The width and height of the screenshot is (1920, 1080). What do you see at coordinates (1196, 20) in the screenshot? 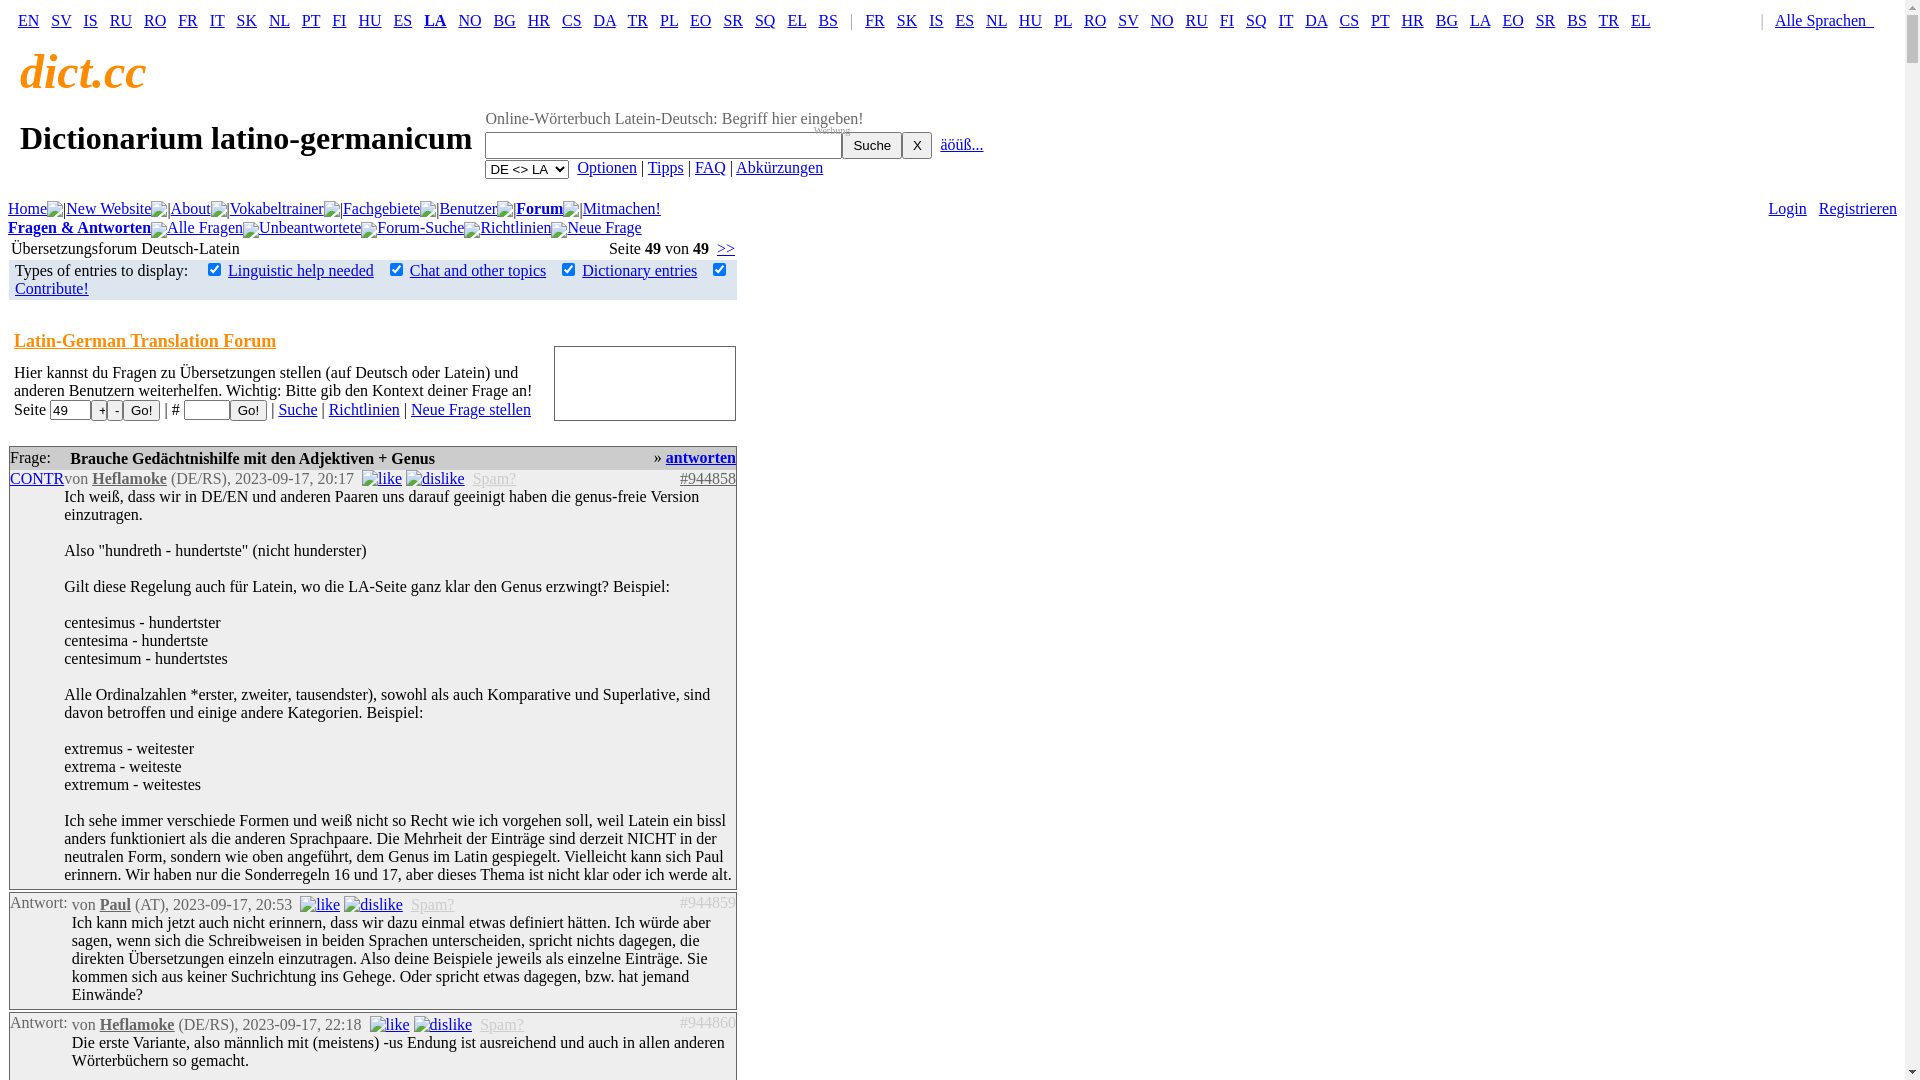
I see `'RU'` at bounding box center [1196, 20].